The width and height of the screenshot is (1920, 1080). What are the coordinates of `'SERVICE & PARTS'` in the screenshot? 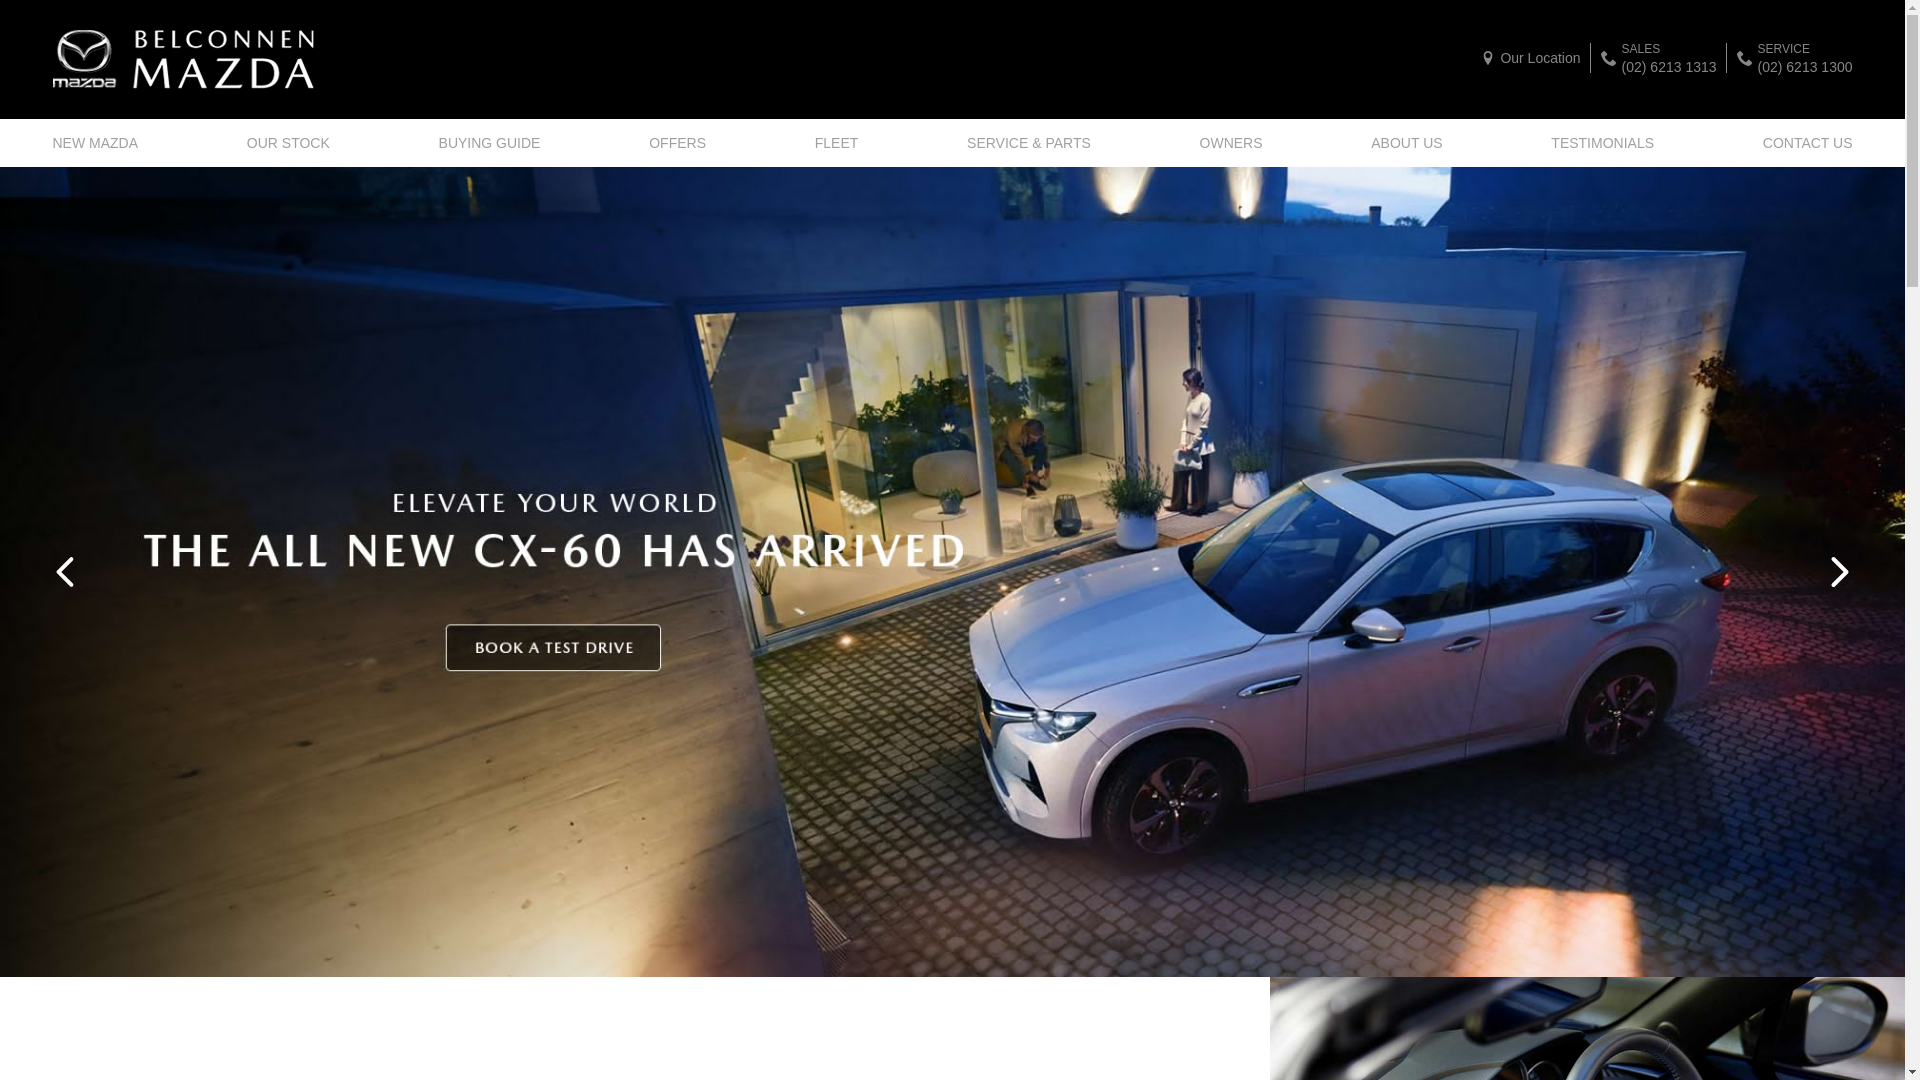 It's located at (1028, 141).